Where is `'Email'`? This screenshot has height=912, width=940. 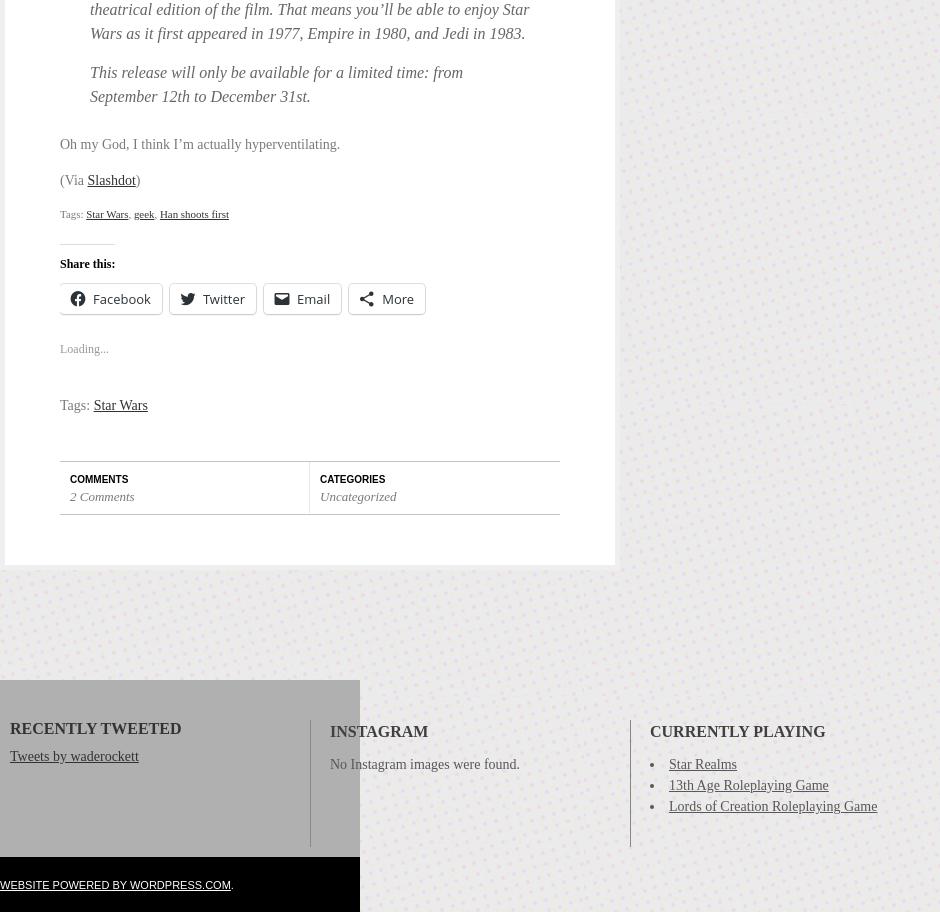 'Email' is located at coordinates (312, 297).